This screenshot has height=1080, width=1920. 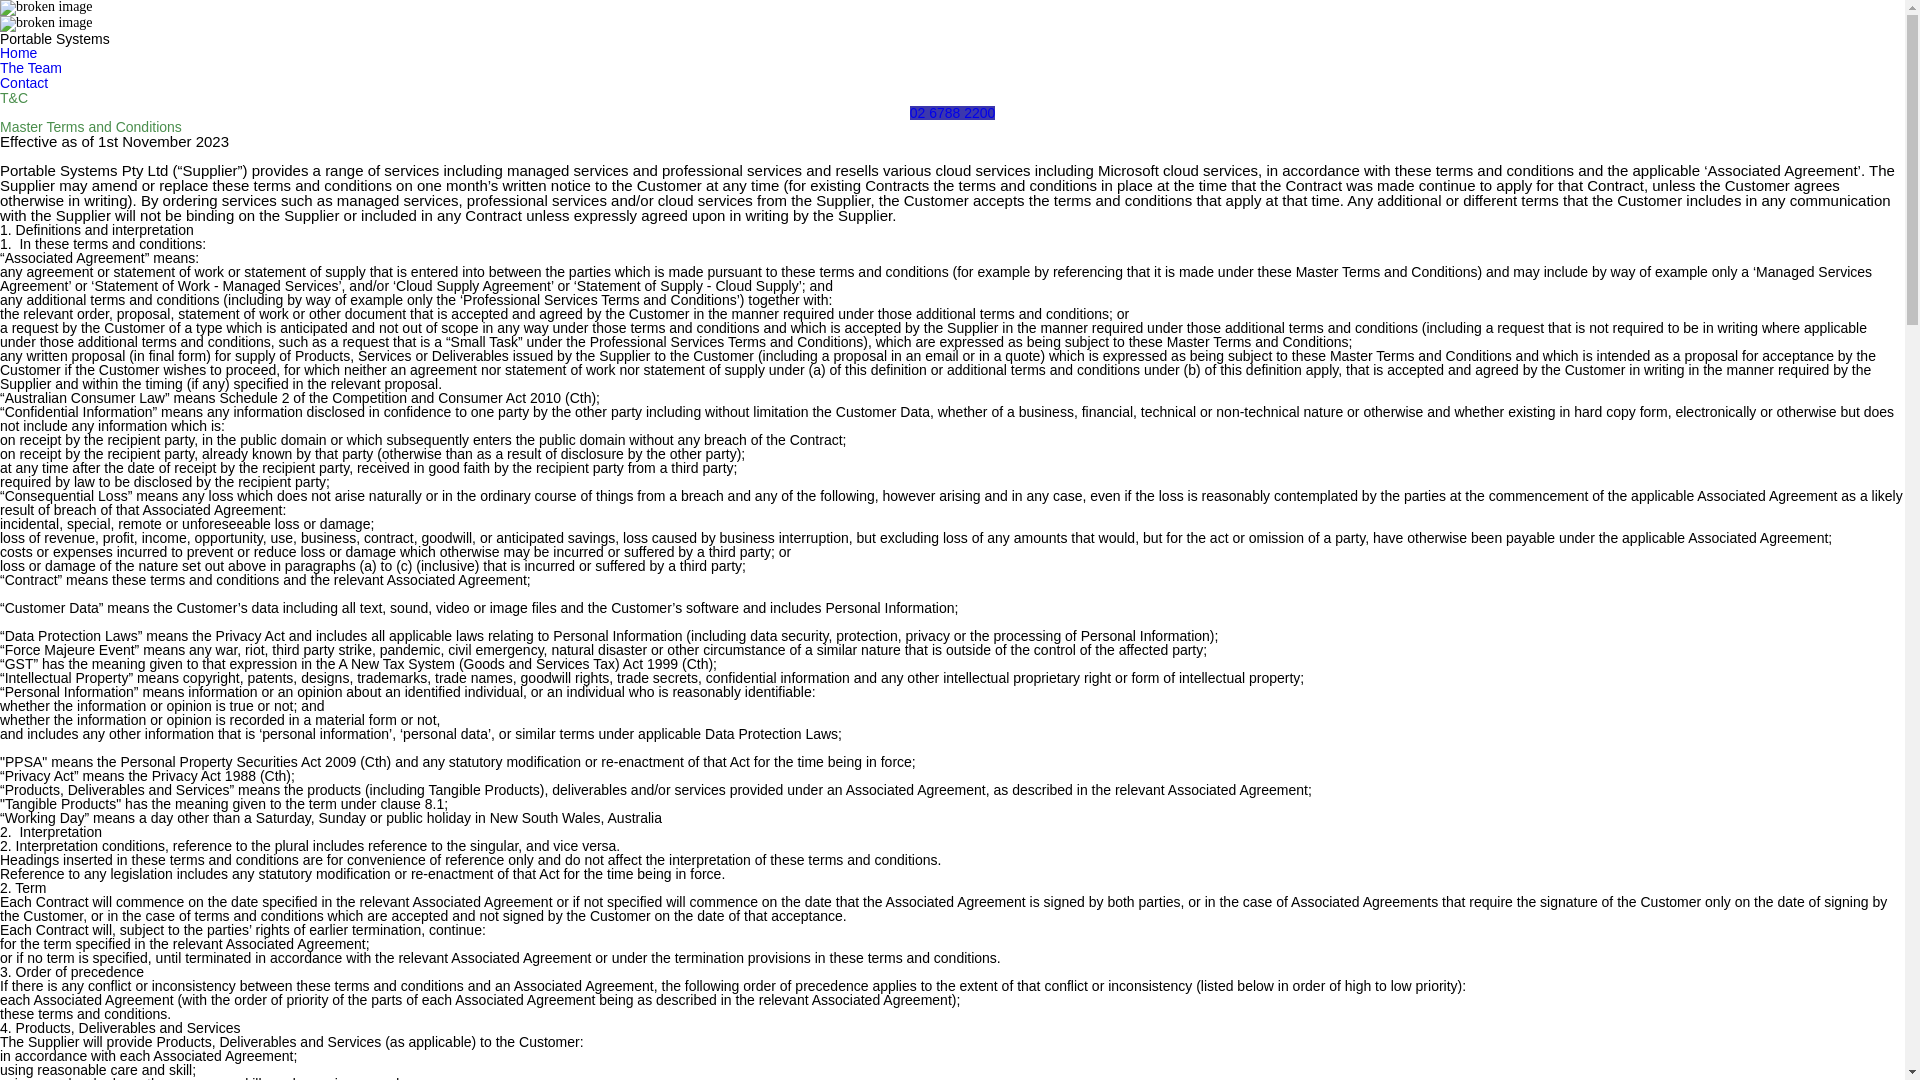 What do you see at coordinates (30, 67) in the screenshot?
I see `'The Team'` at bounding box center [30, 67].